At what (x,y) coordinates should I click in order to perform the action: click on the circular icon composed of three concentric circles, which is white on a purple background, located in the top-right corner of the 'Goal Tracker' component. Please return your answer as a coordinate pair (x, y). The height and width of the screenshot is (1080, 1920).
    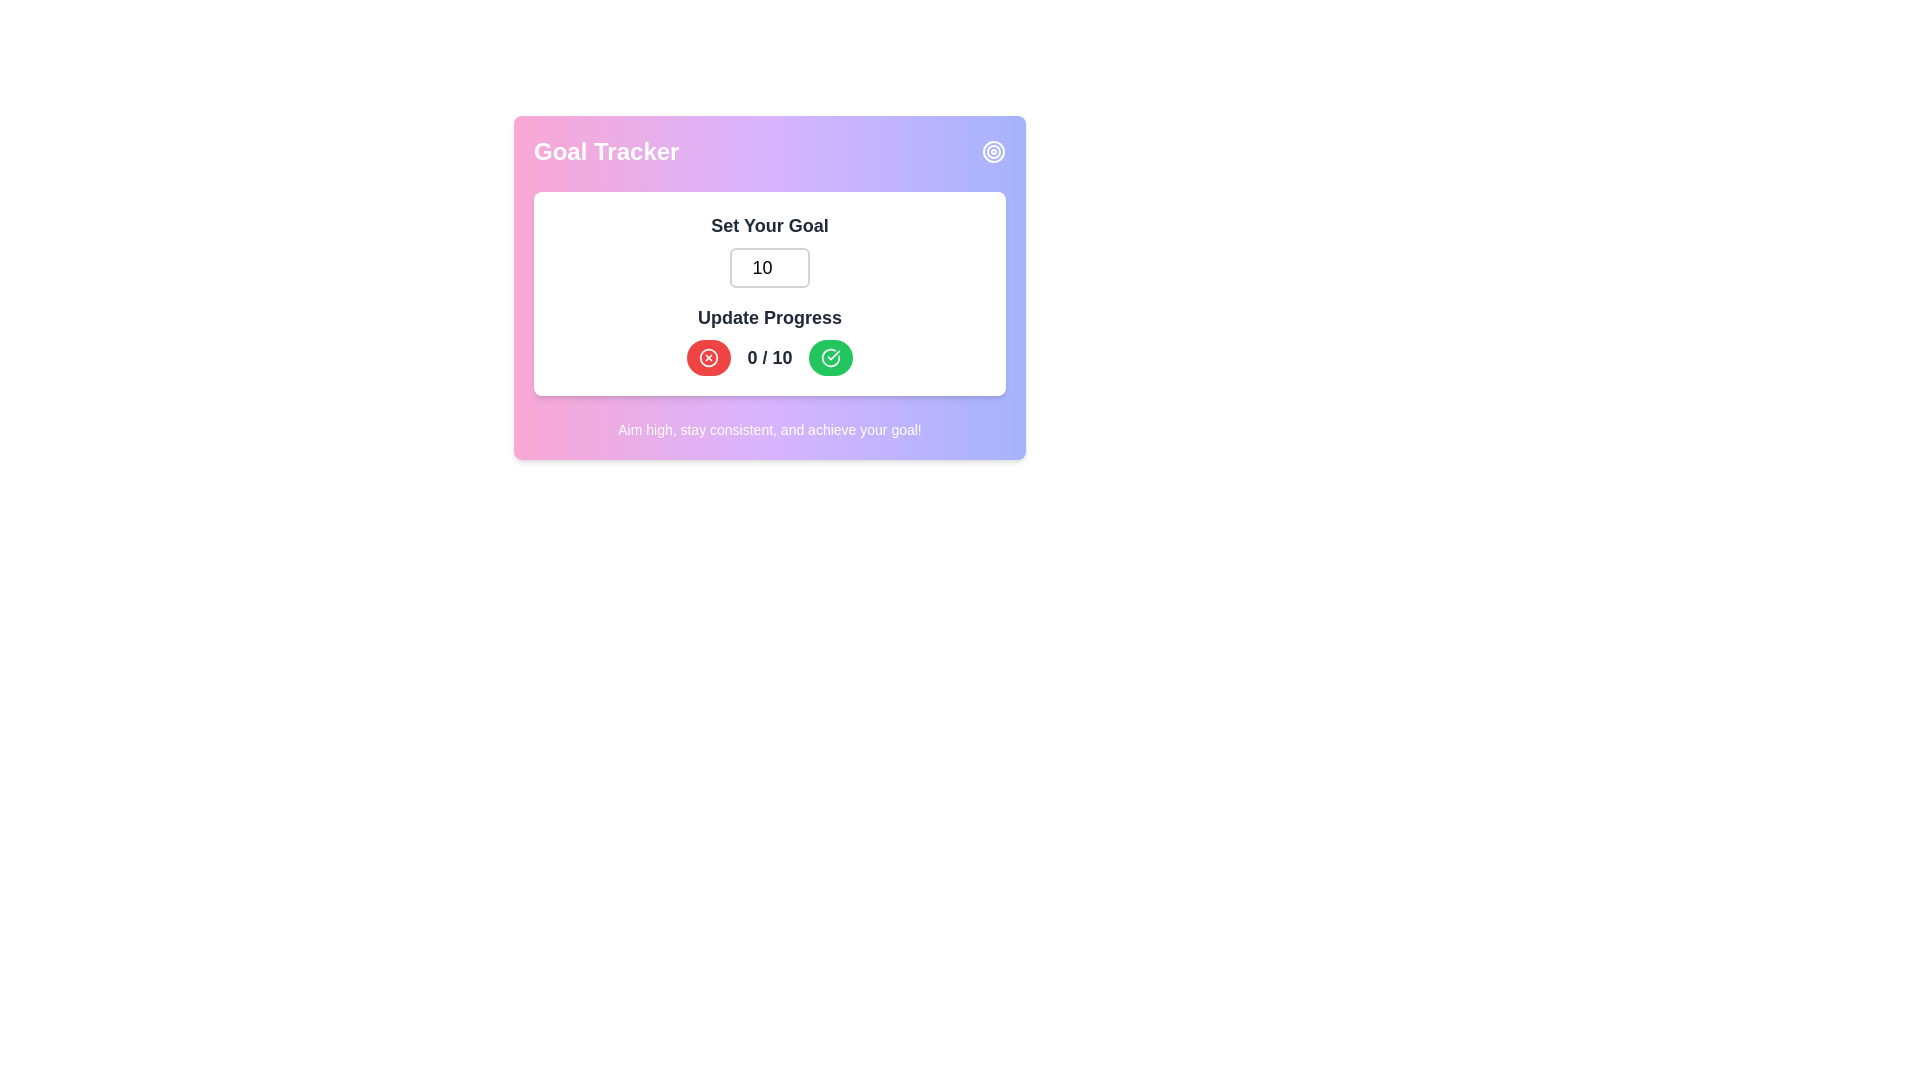
    Looking at the image, I should click on (993, 150).